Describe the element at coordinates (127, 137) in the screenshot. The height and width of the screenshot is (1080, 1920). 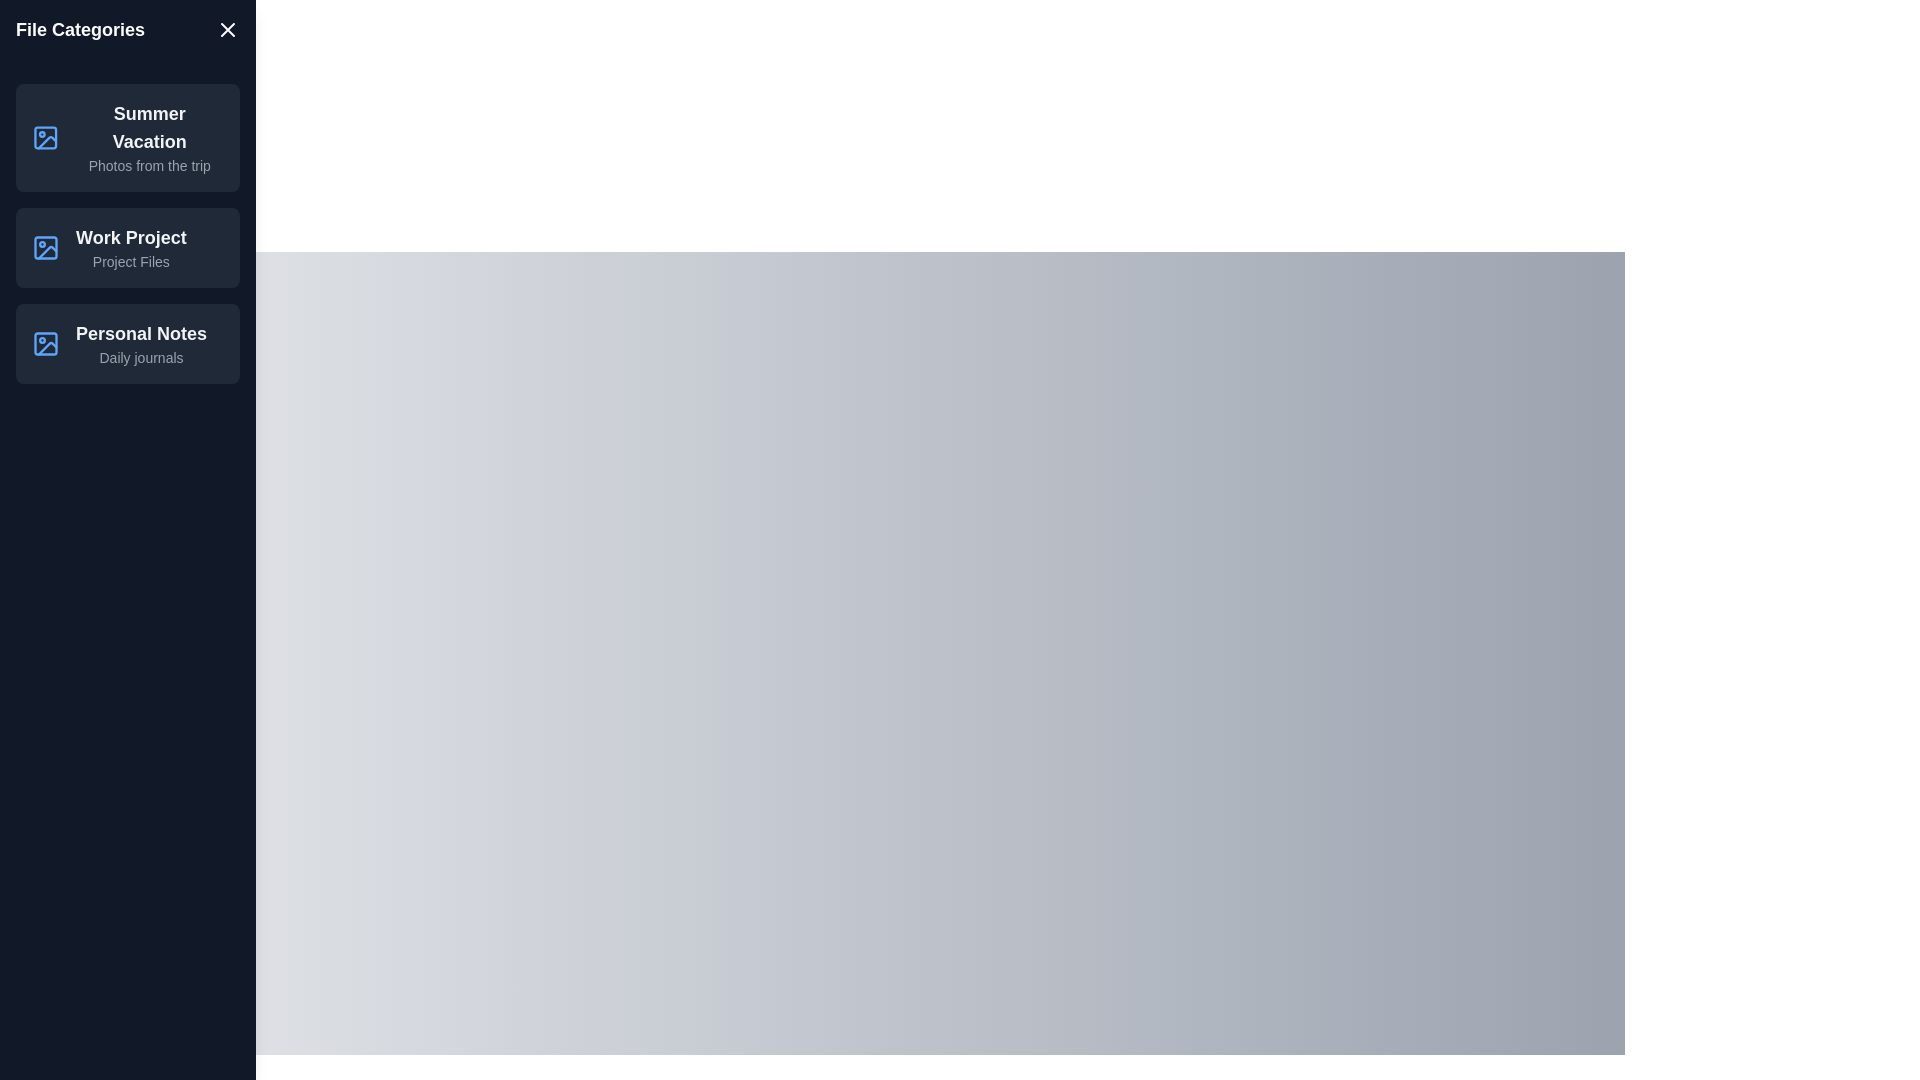
I see `the item Summer Vacation from the list to view its details` at that location.